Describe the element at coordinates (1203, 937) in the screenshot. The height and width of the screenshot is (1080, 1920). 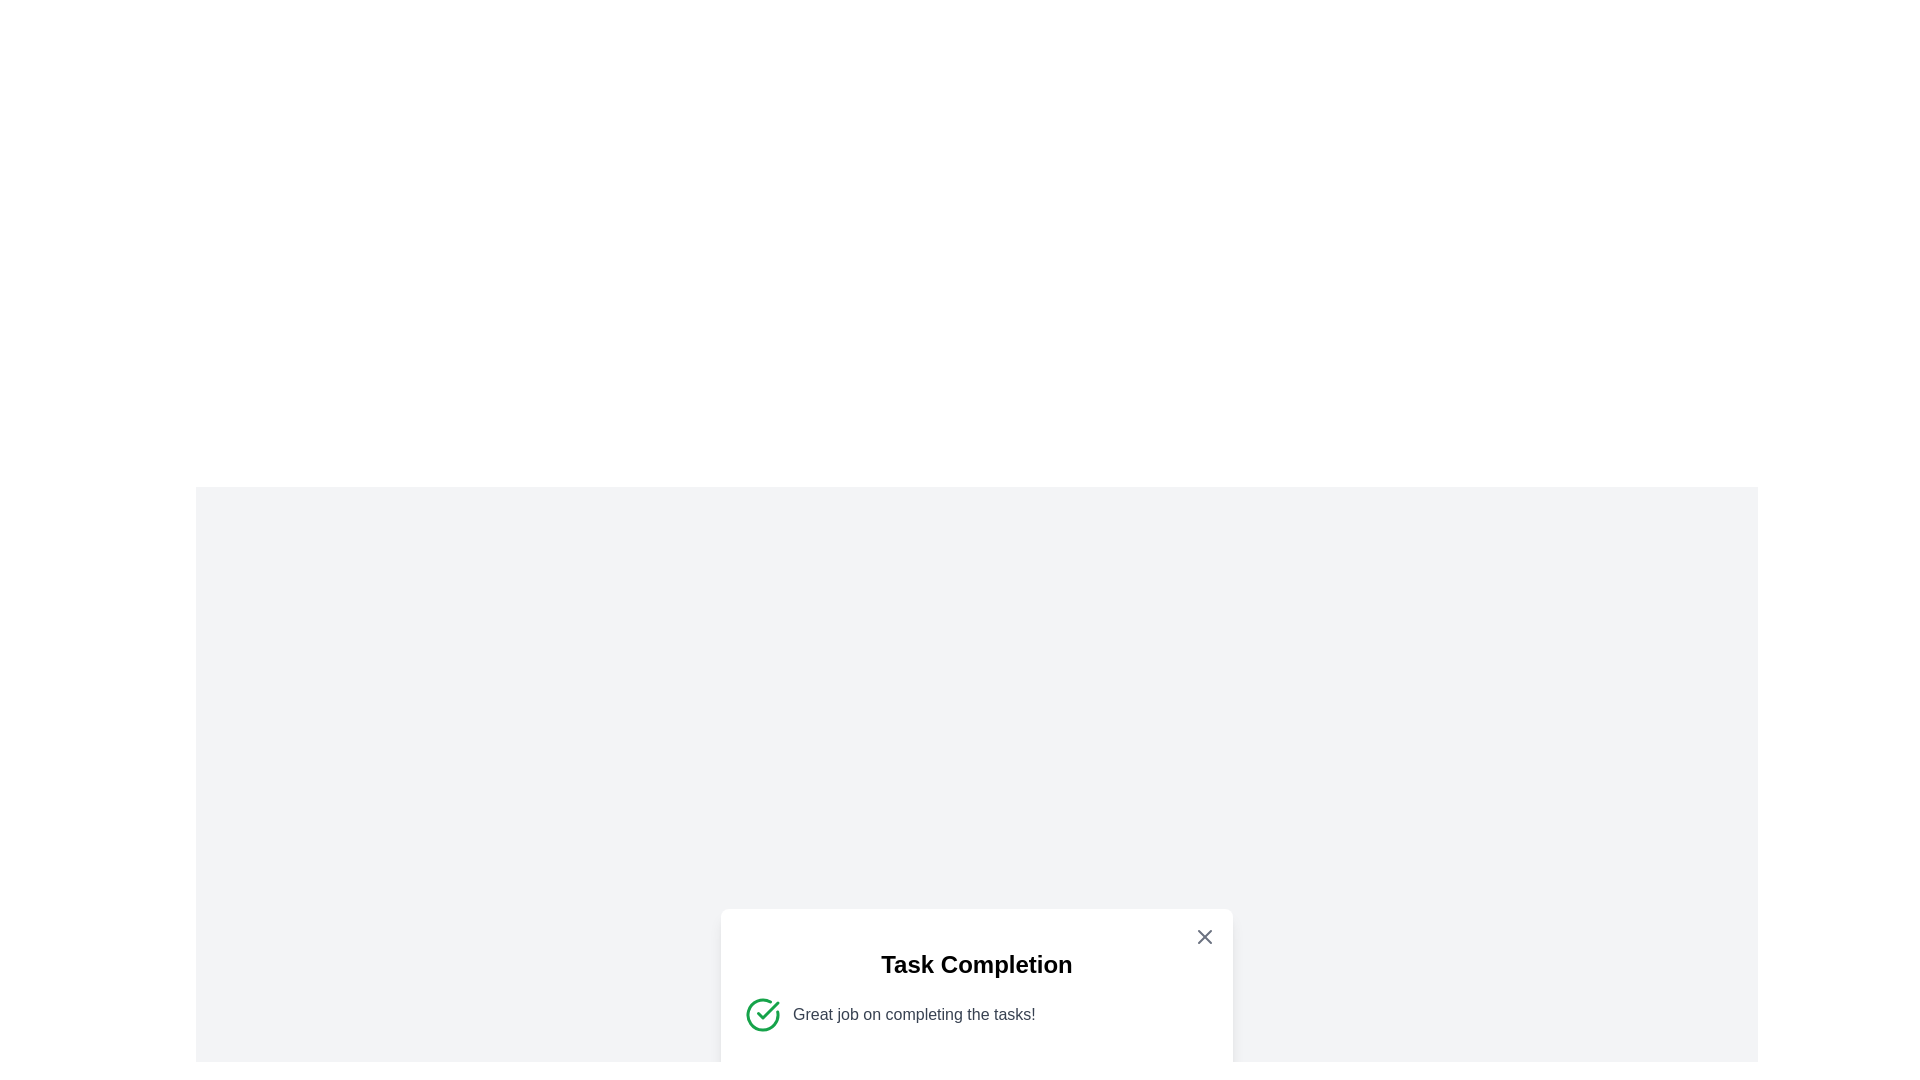
I see `the close button to close the dialog` at that location.